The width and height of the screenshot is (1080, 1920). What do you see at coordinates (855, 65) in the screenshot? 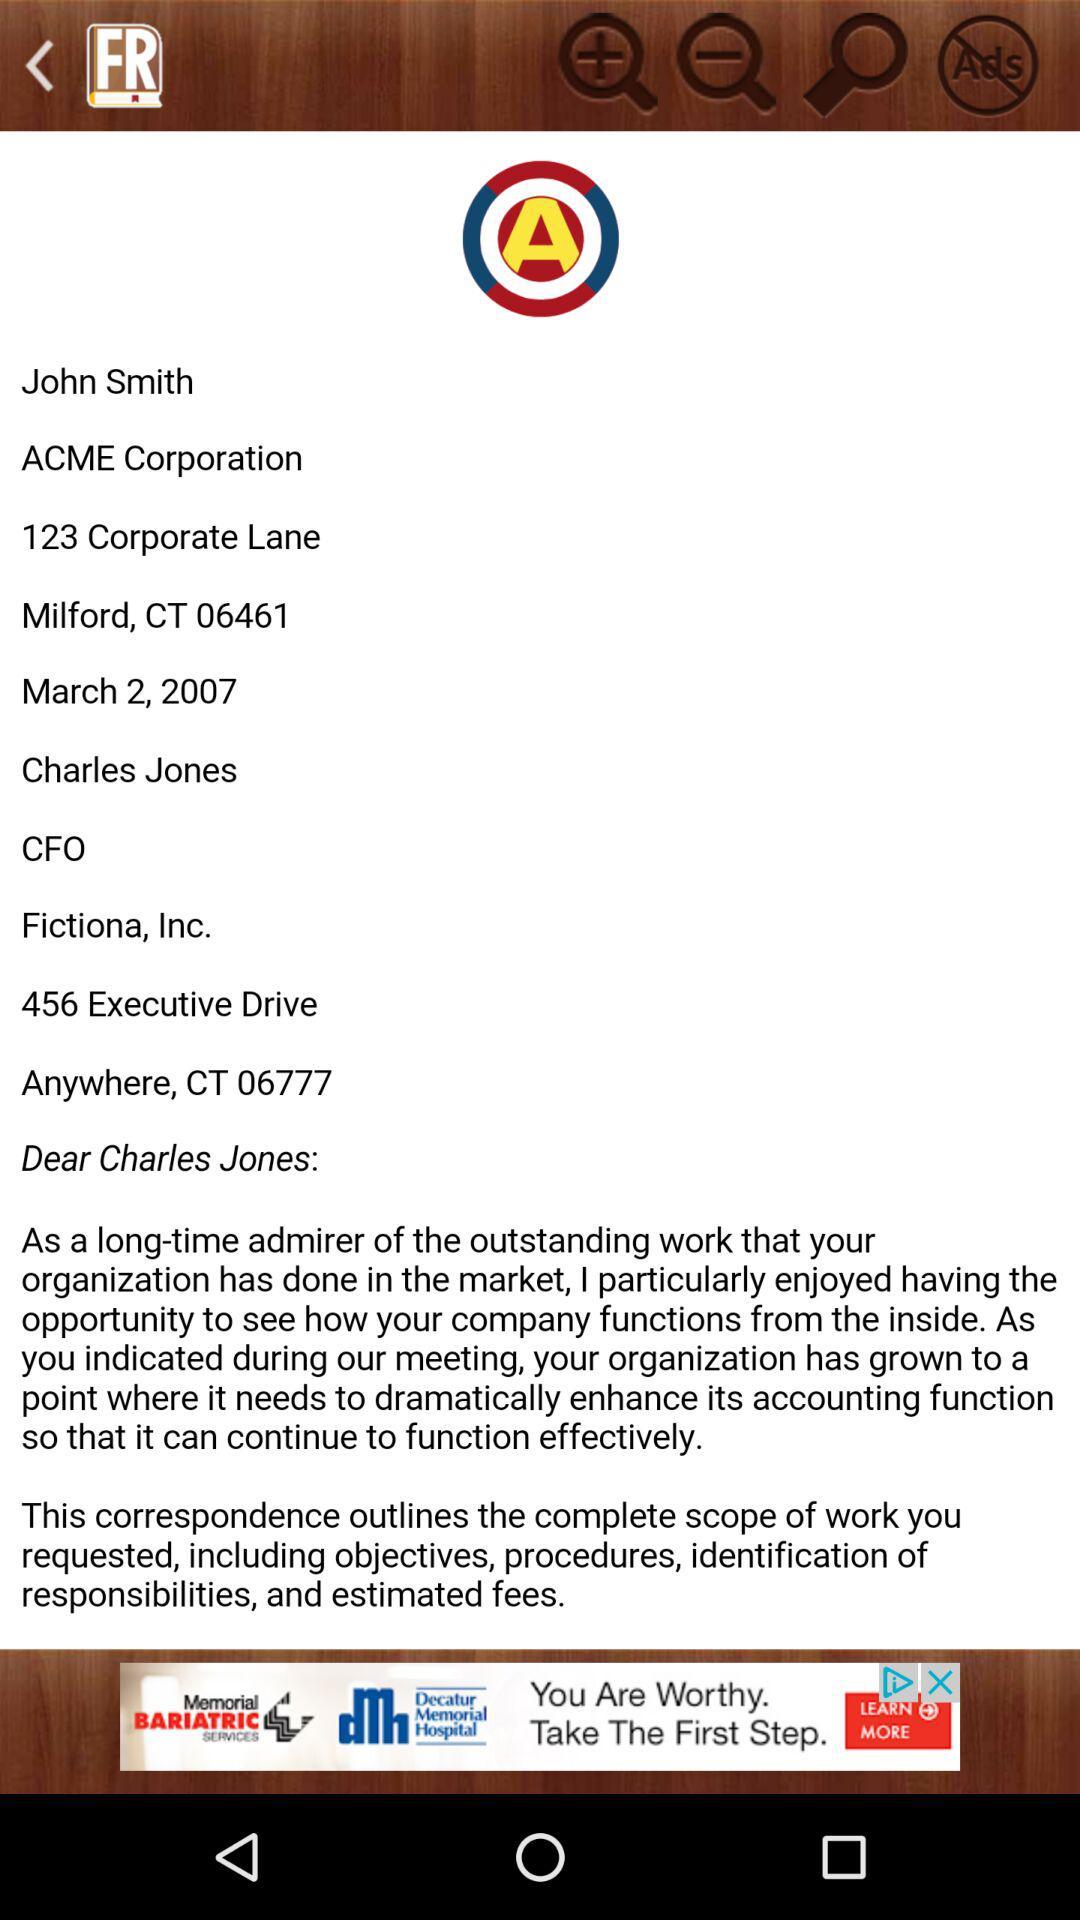
I see `search` at bounding box center [855, 65].